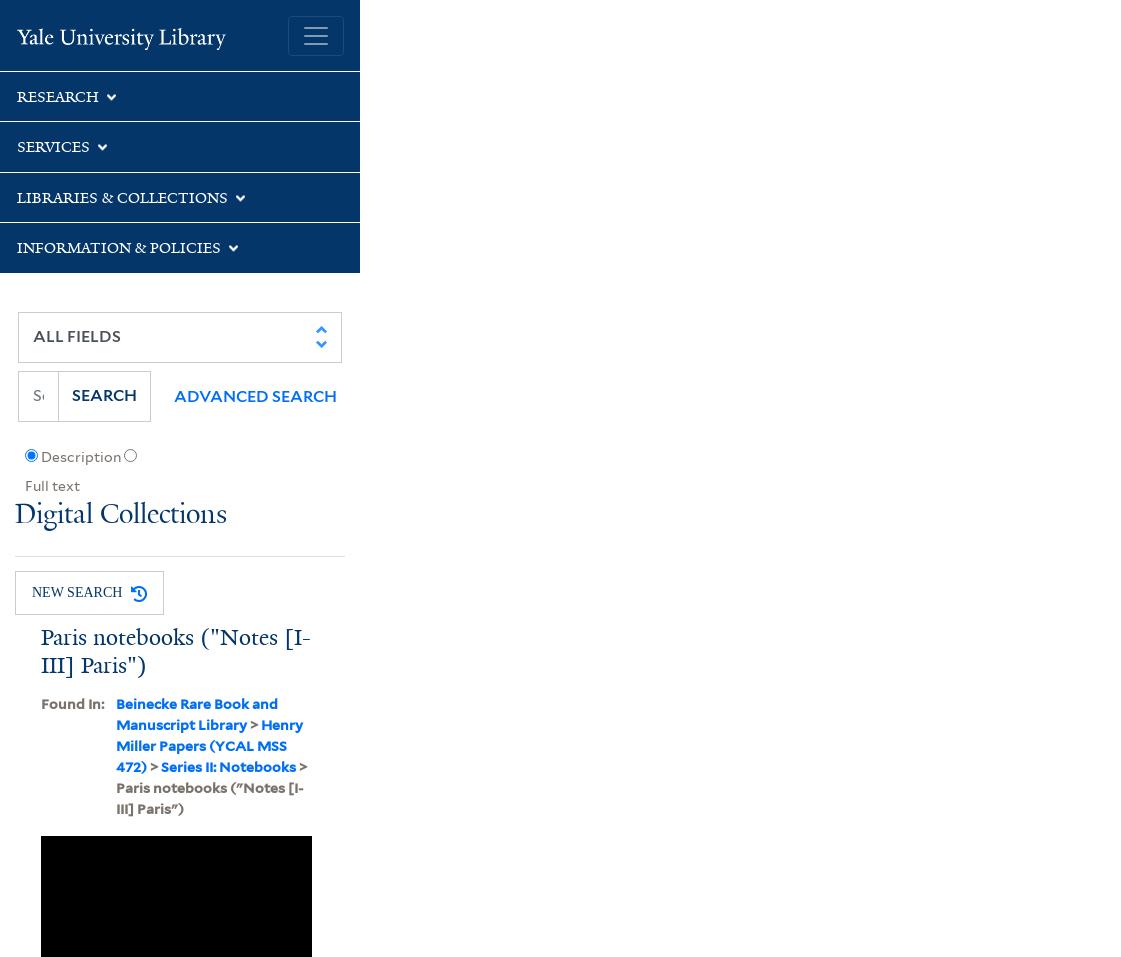  Describe the element at coordinates (22, 485) in the screenshot. I see `'Full text'` at that location.